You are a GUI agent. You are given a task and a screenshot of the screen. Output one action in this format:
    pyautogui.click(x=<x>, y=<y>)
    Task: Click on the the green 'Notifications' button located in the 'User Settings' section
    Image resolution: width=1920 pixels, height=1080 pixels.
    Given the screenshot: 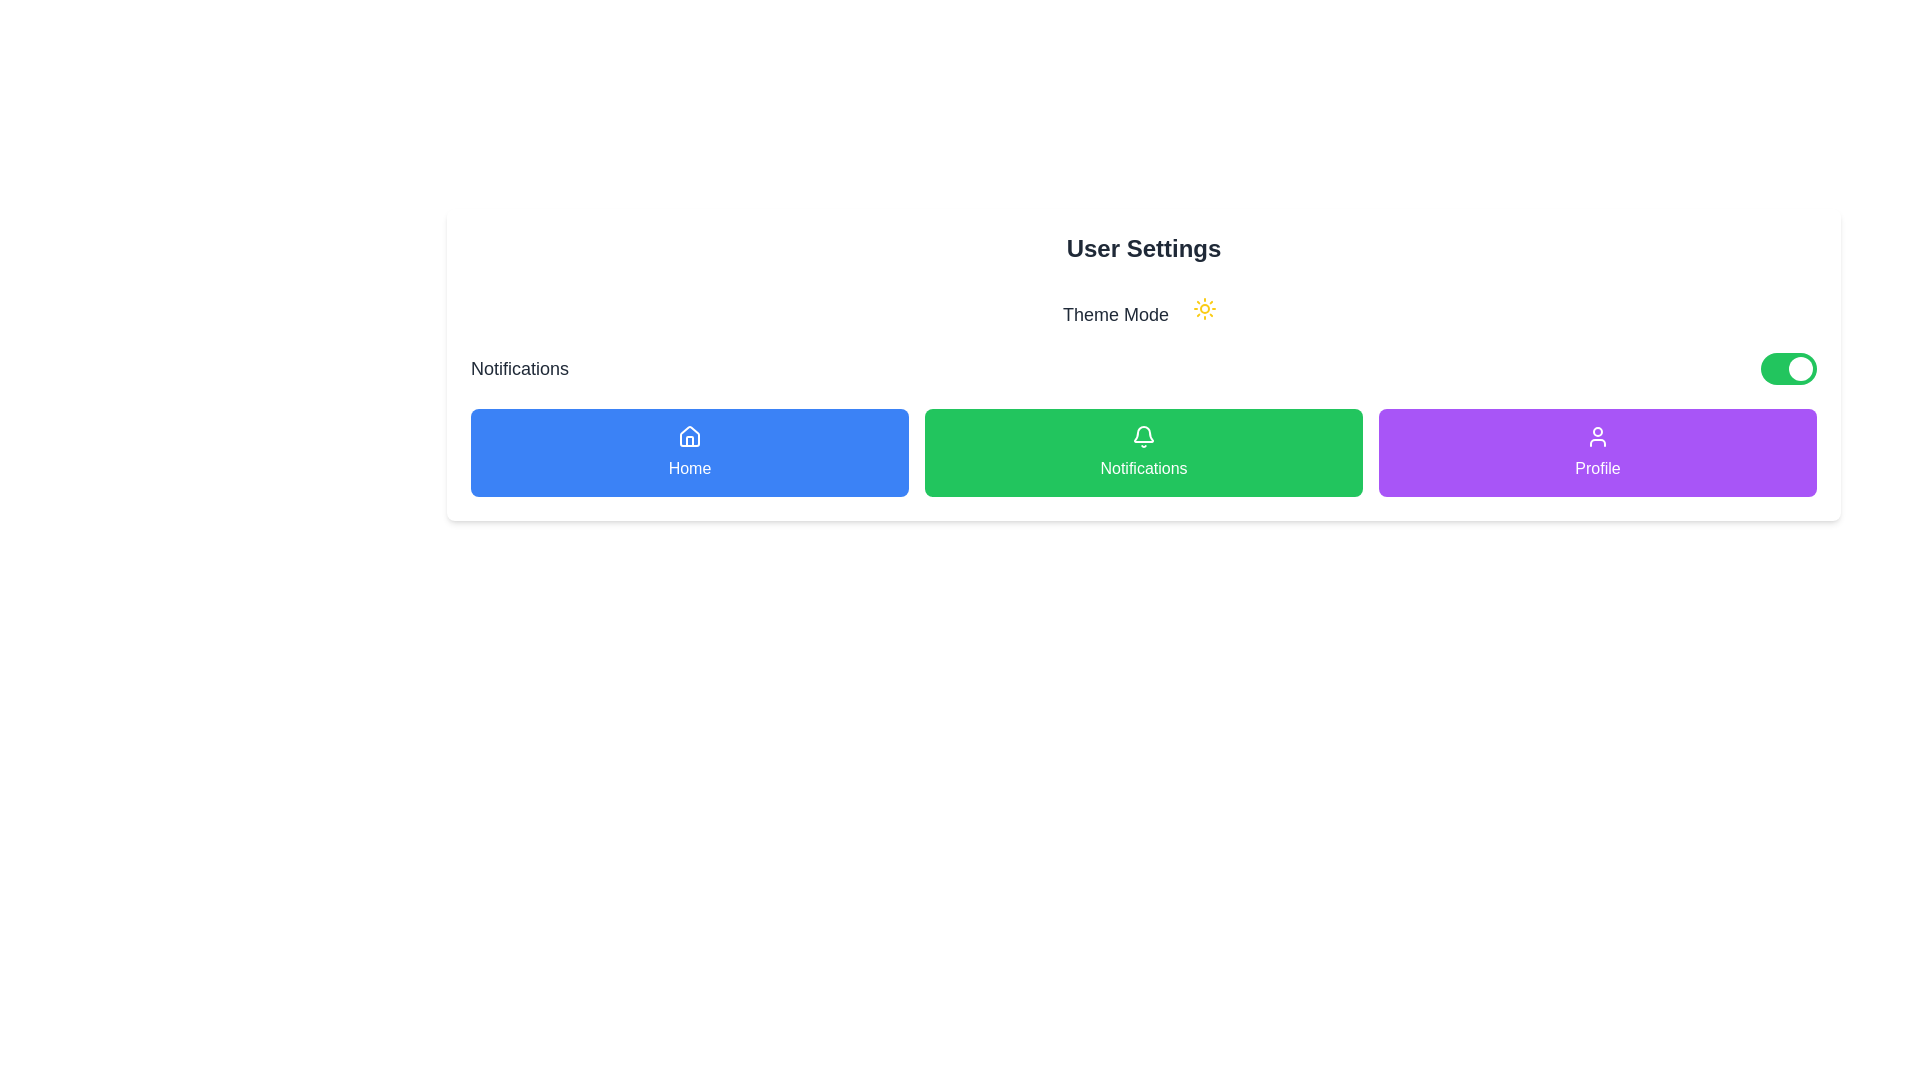 What is the action you would take?
    pyautogui.click(x=1143, y=452)
    